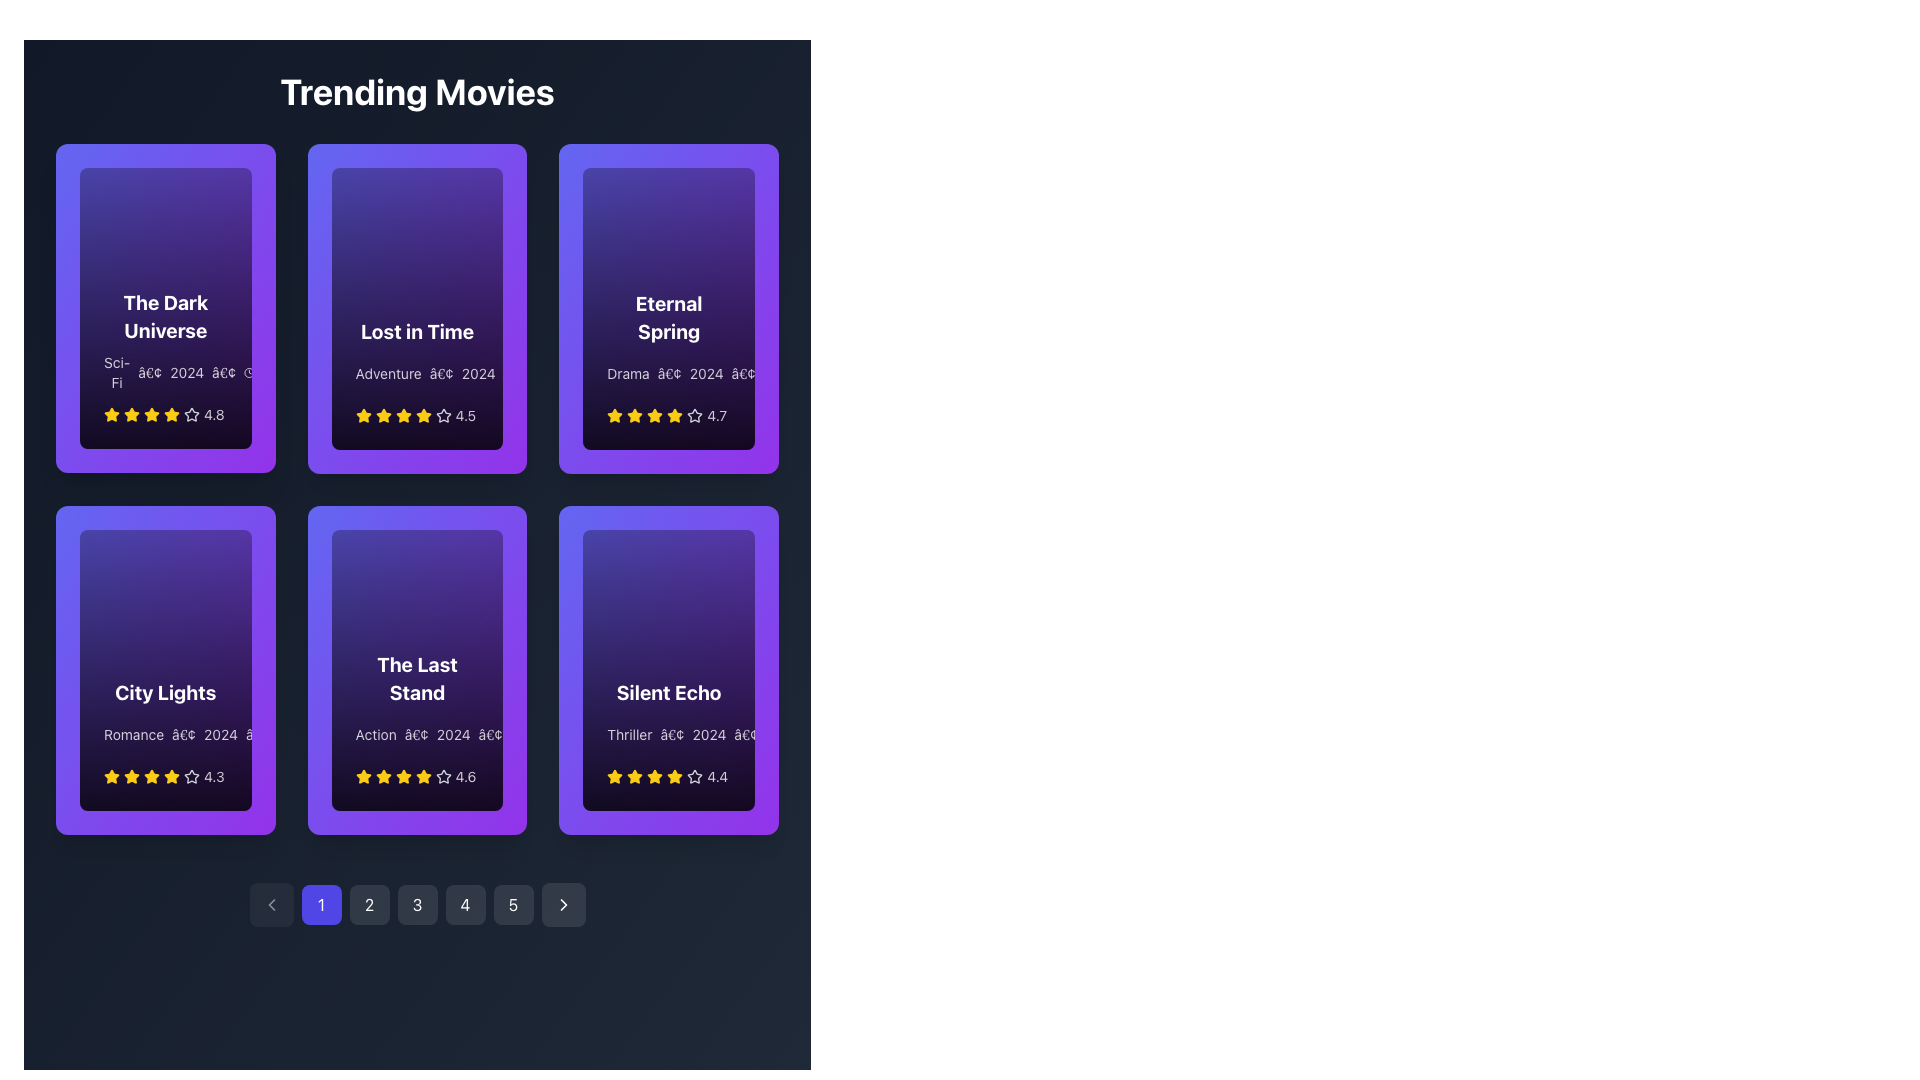 The image size is (1920, 1080). Describe the element at coordinates (165, 670) in the screenshot. I see `the Informational card for the movie 'City Lights', located in the second row and first column of the 'Trending Movies' grid layout` at that location.